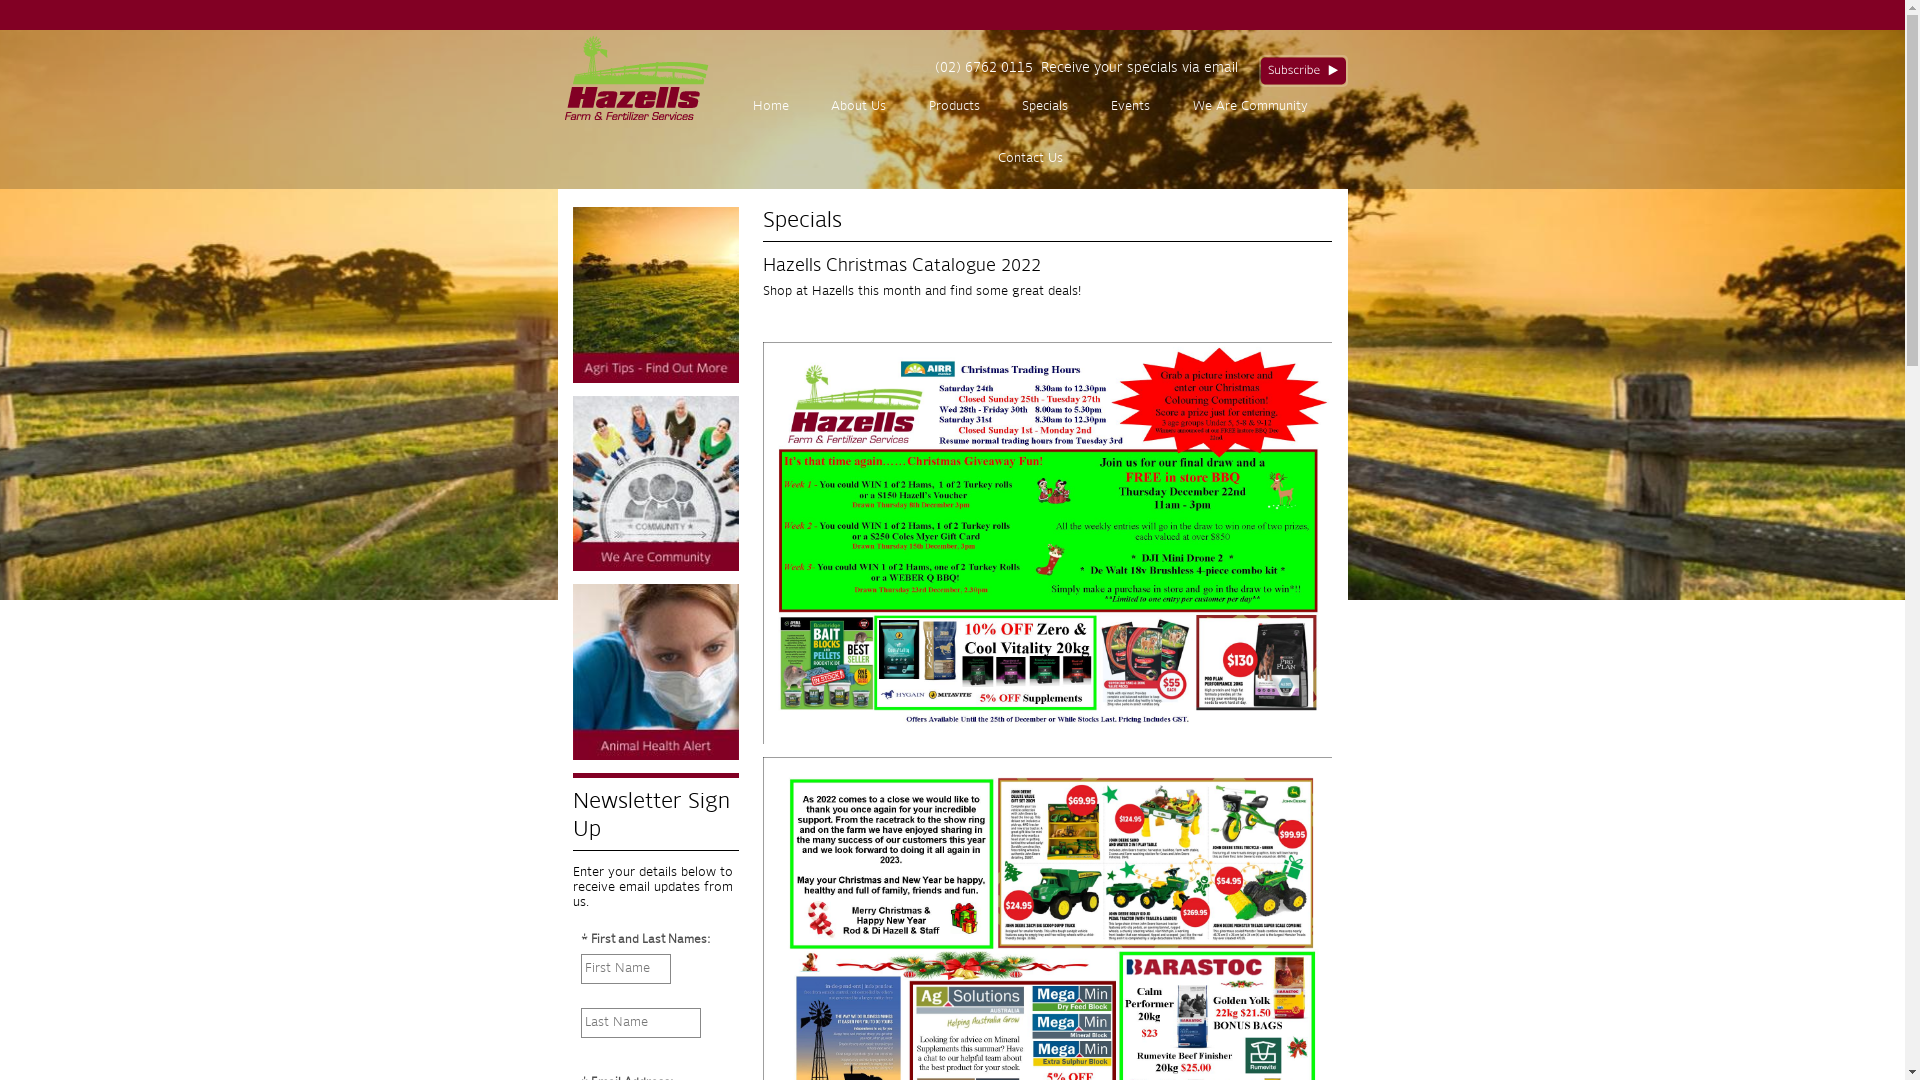  Describe the element at coordinates (1171, 107) in the screenshot. I see `'We Are Community'` at that location.